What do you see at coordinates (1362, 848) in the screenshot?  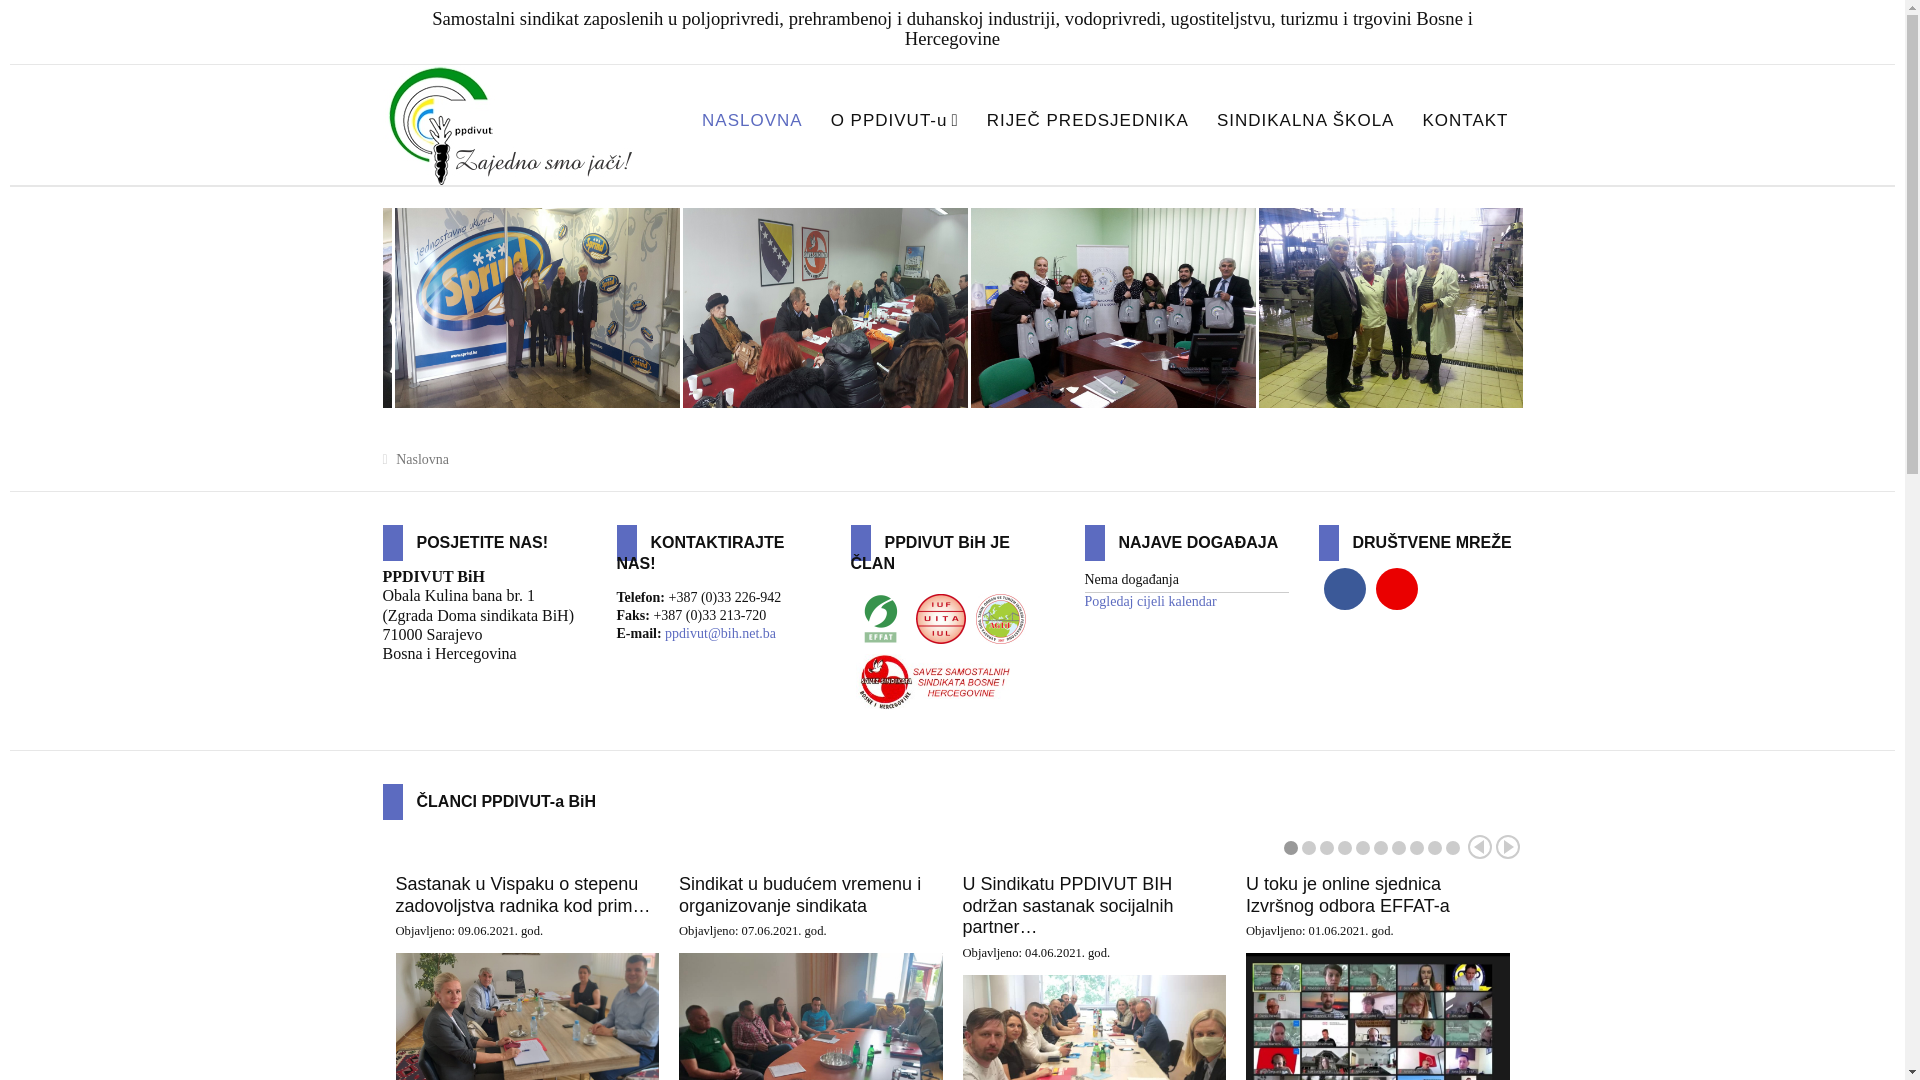 I see `'5'` at bounding box center [1362, 848].